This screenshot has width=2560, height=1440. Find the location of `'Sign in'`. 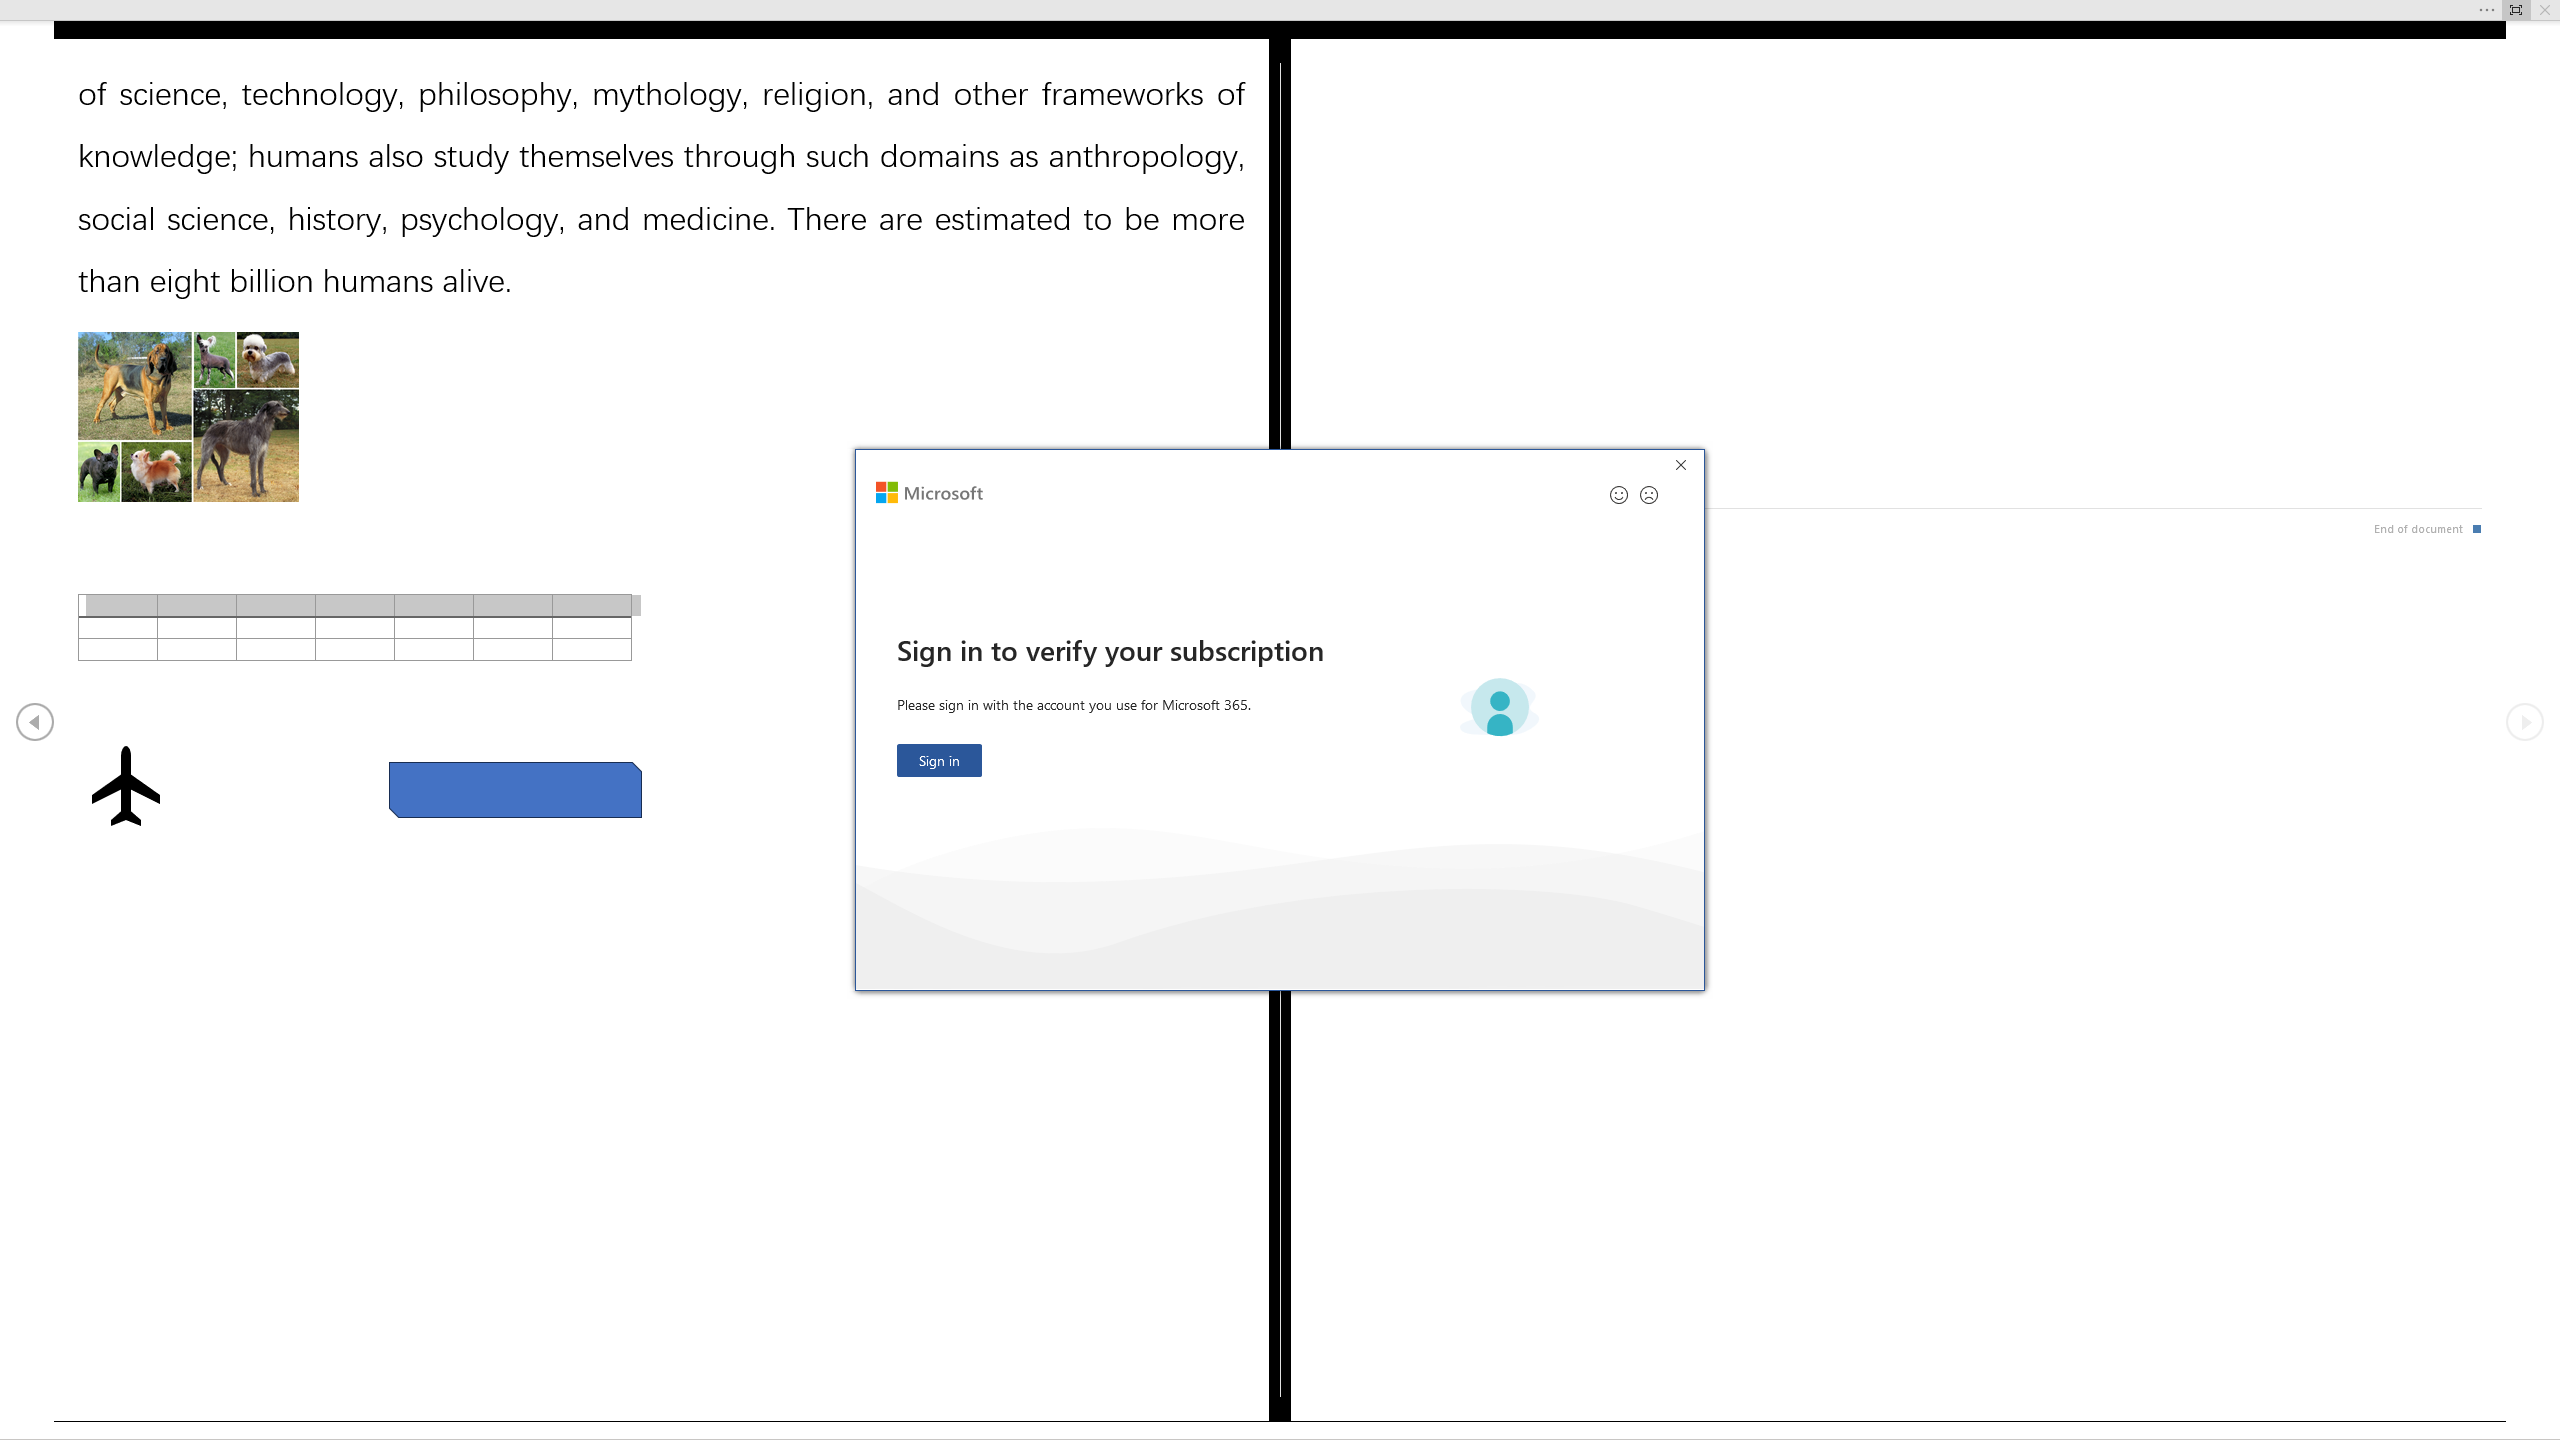

'Sign in' is located at coordinates (938, 761).